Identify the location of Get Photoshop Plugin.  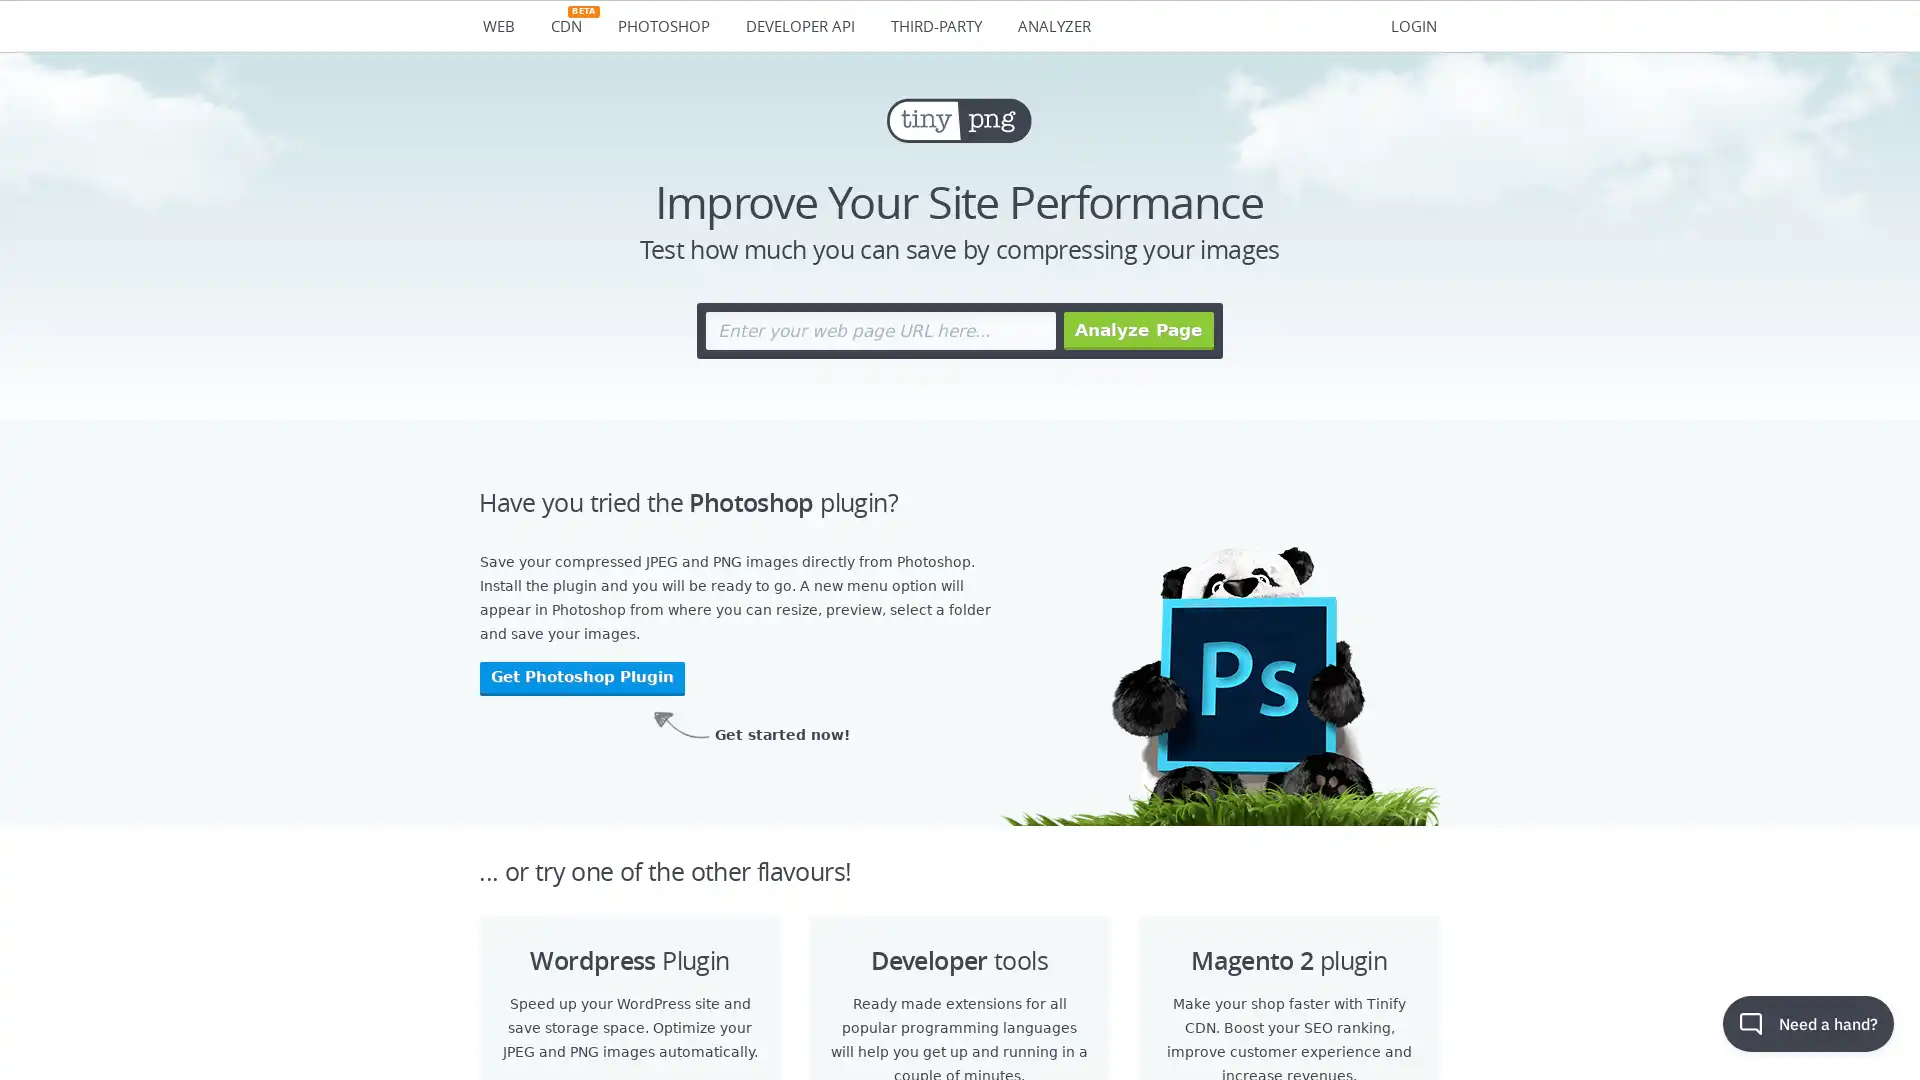
(581, 677).